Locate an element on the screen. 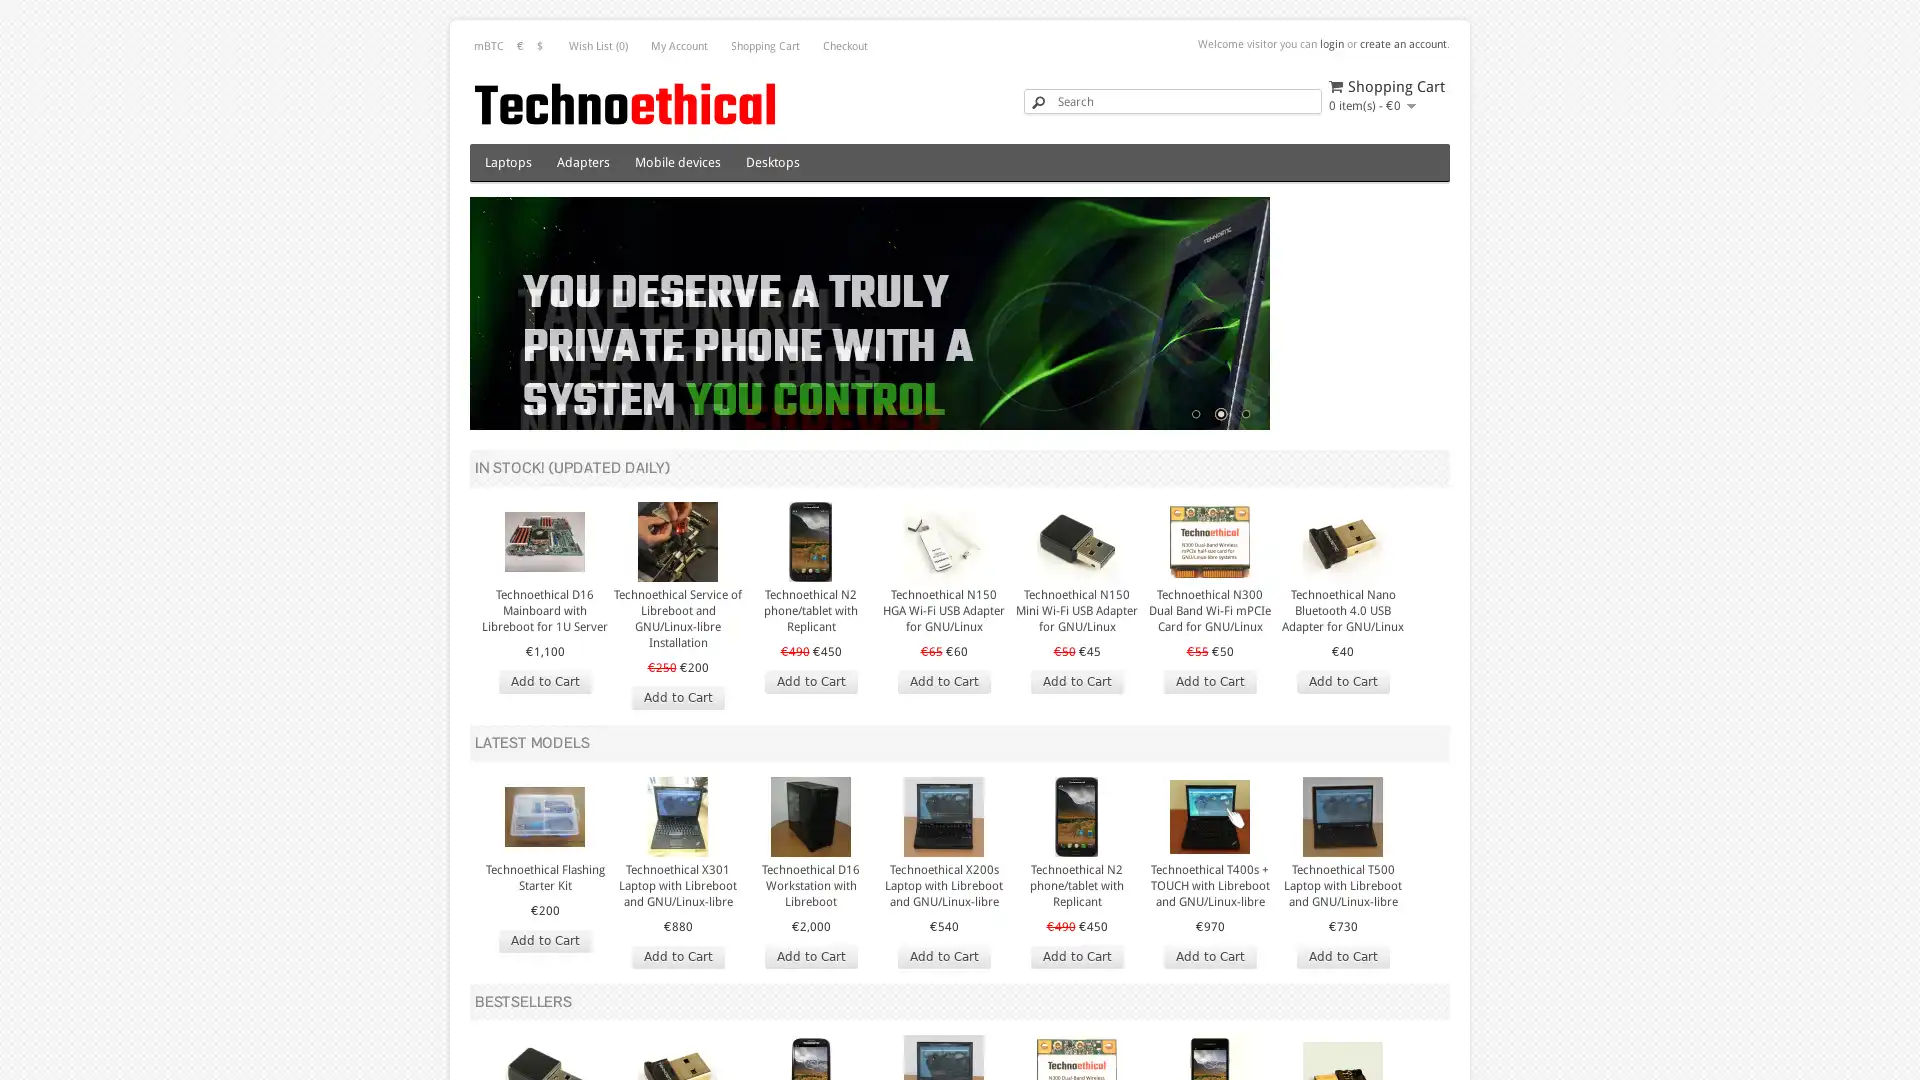  Add to Cart is located at coordinates (1342, 1022).